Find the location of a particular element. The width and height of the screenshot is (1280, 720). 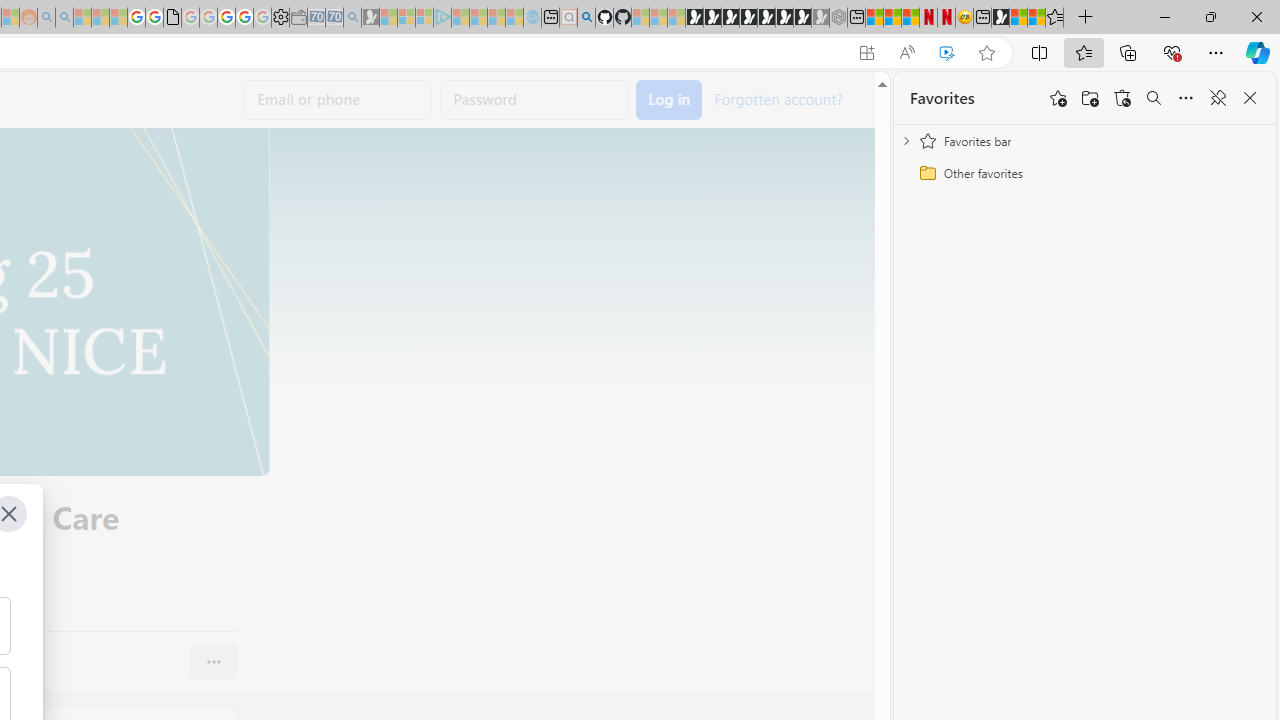

'Forgotten account?' is located at coordinates (777, 98).